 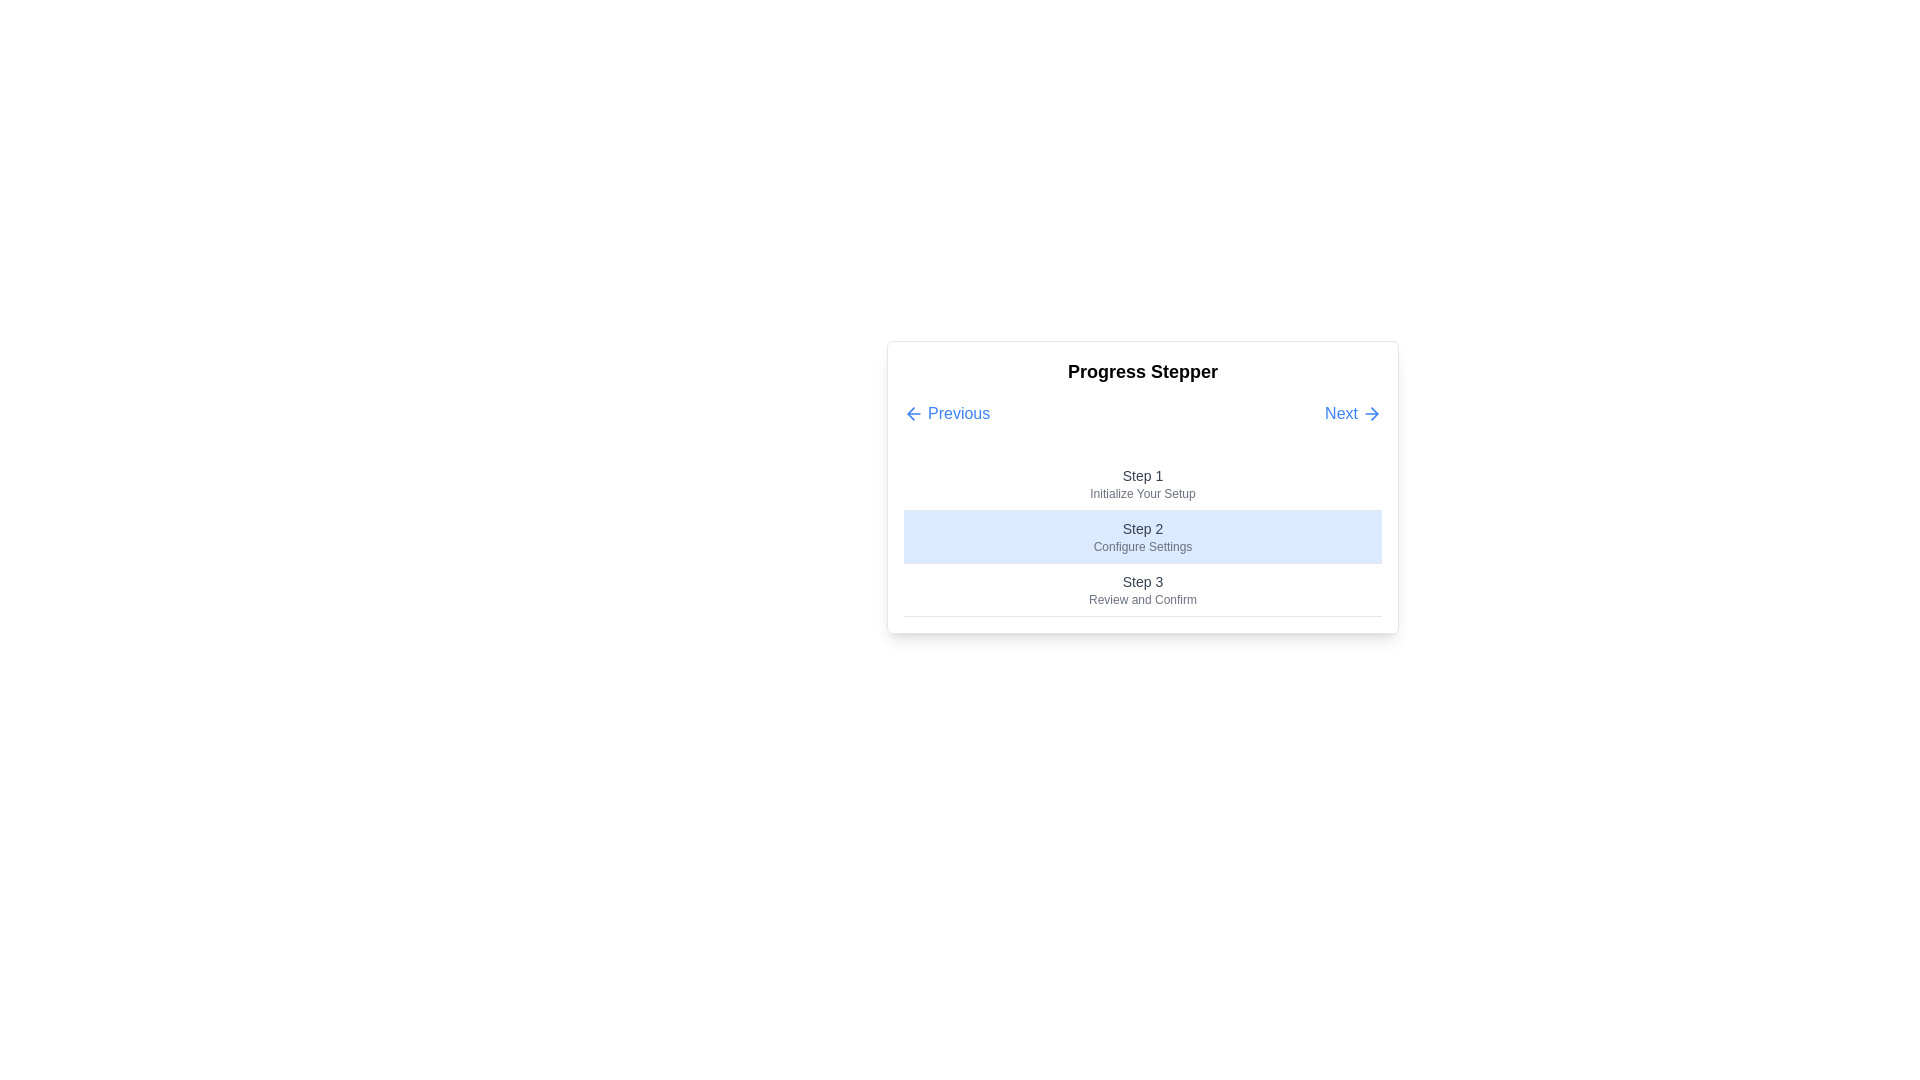 I want to click on the directional icon indicating 'Previous' in the navigation control area, so click(x=912, y=412).